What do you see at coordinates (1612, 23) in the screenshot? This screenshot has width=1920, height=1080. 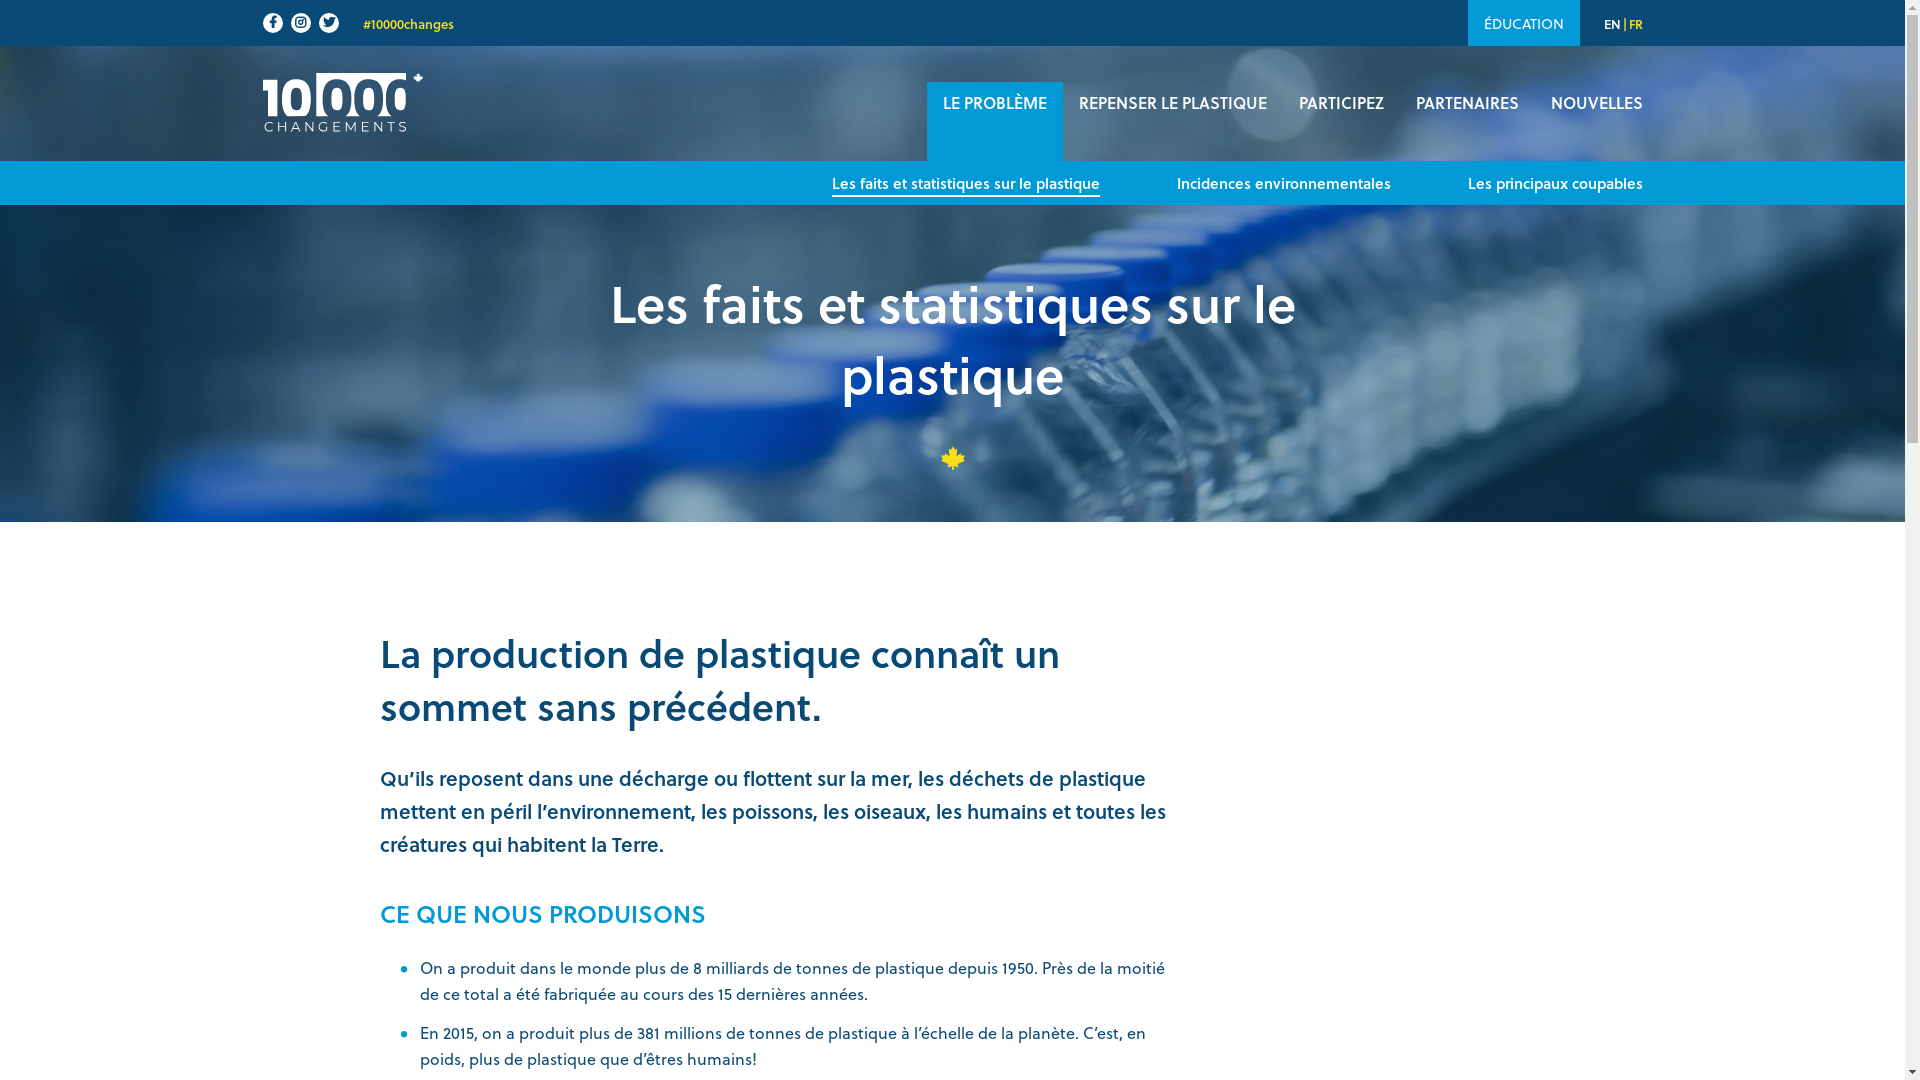 I see `'EN'` at bounding box center [1612, 23].